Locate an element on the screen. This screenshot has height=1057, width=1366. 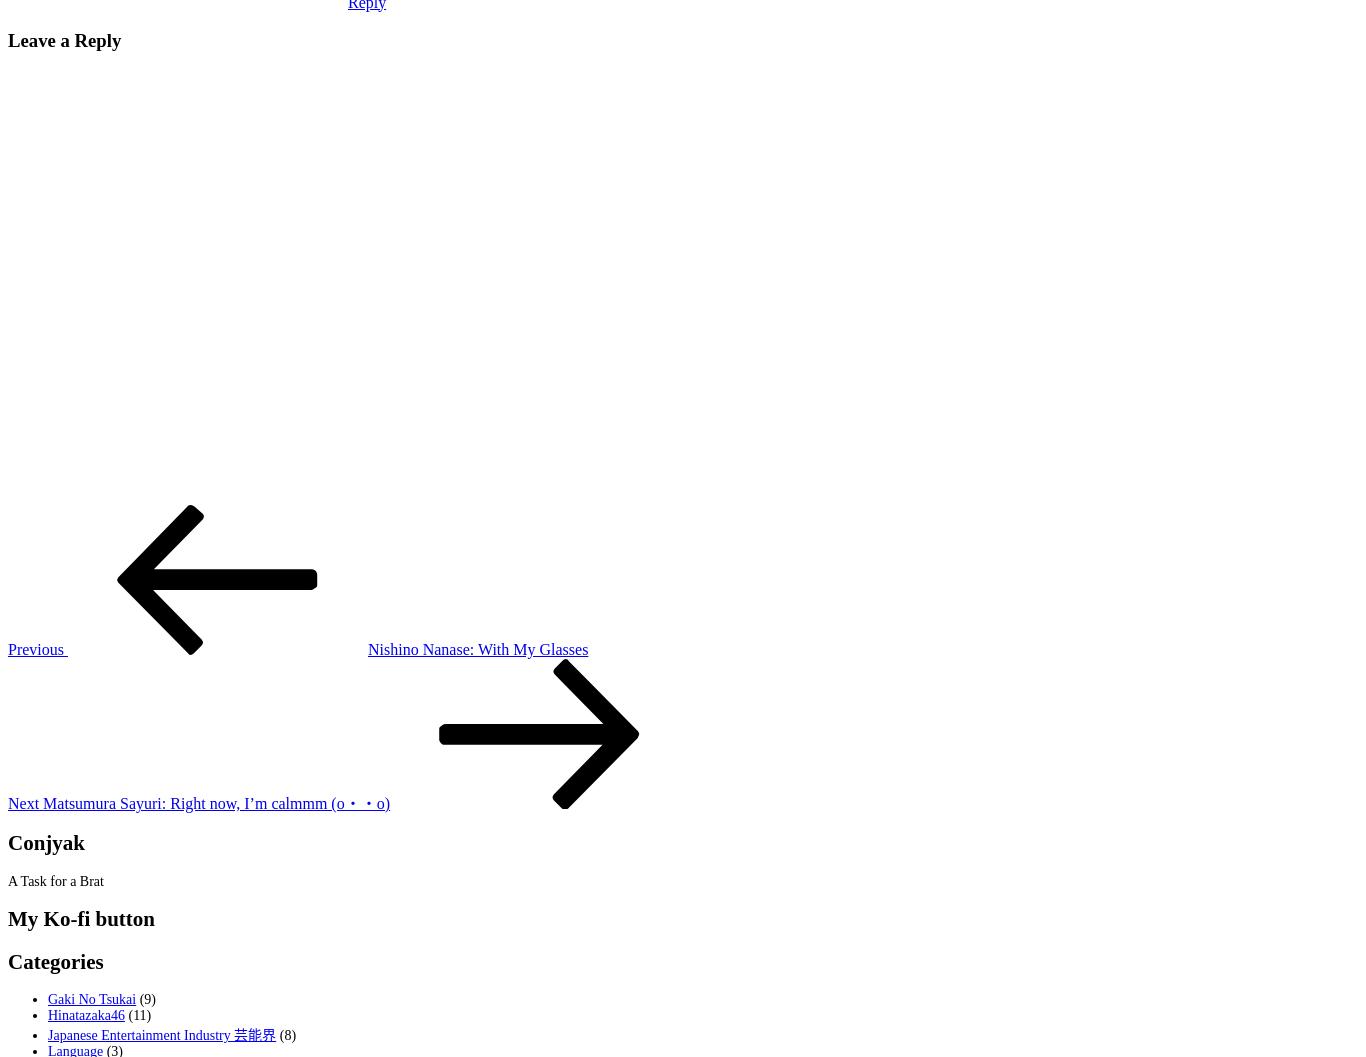
'(11)' is located at coordinates (136, 1014).